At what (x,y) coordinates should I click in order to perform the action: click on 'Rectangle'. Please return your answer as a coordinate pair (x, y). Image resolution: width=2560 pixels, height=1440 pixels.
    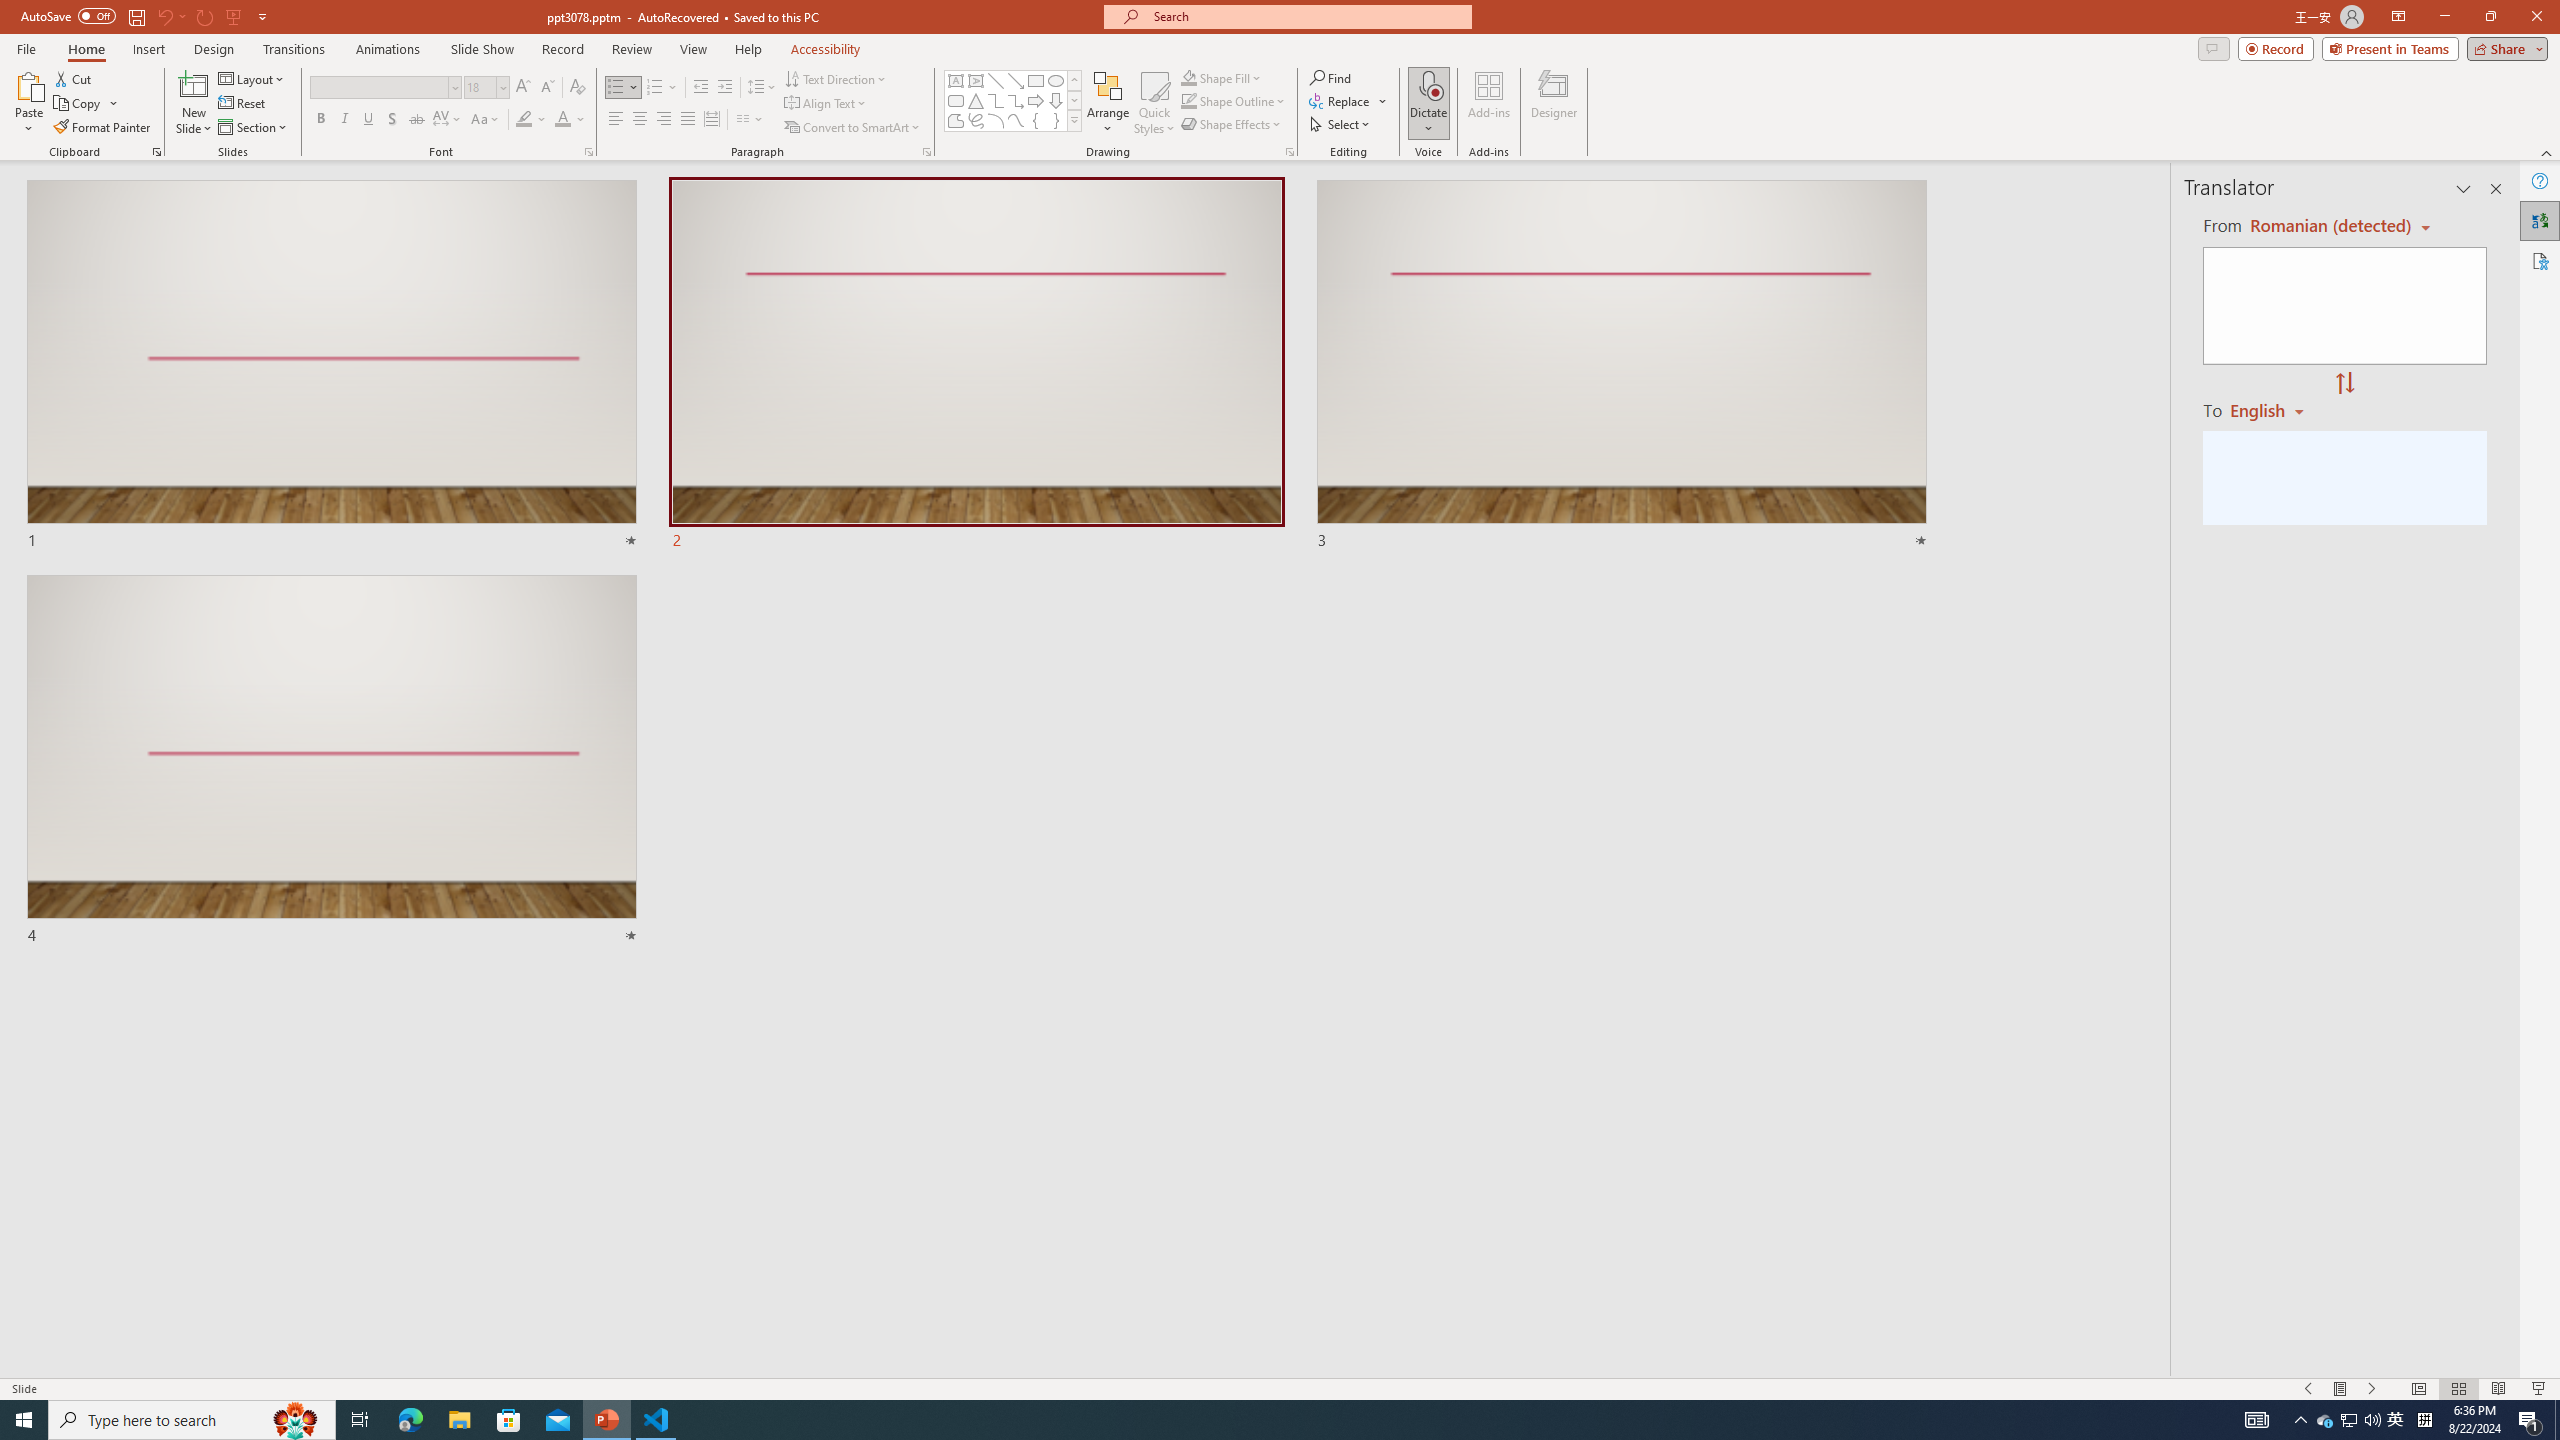
    Looking at the image, I should click on (1035, 80).